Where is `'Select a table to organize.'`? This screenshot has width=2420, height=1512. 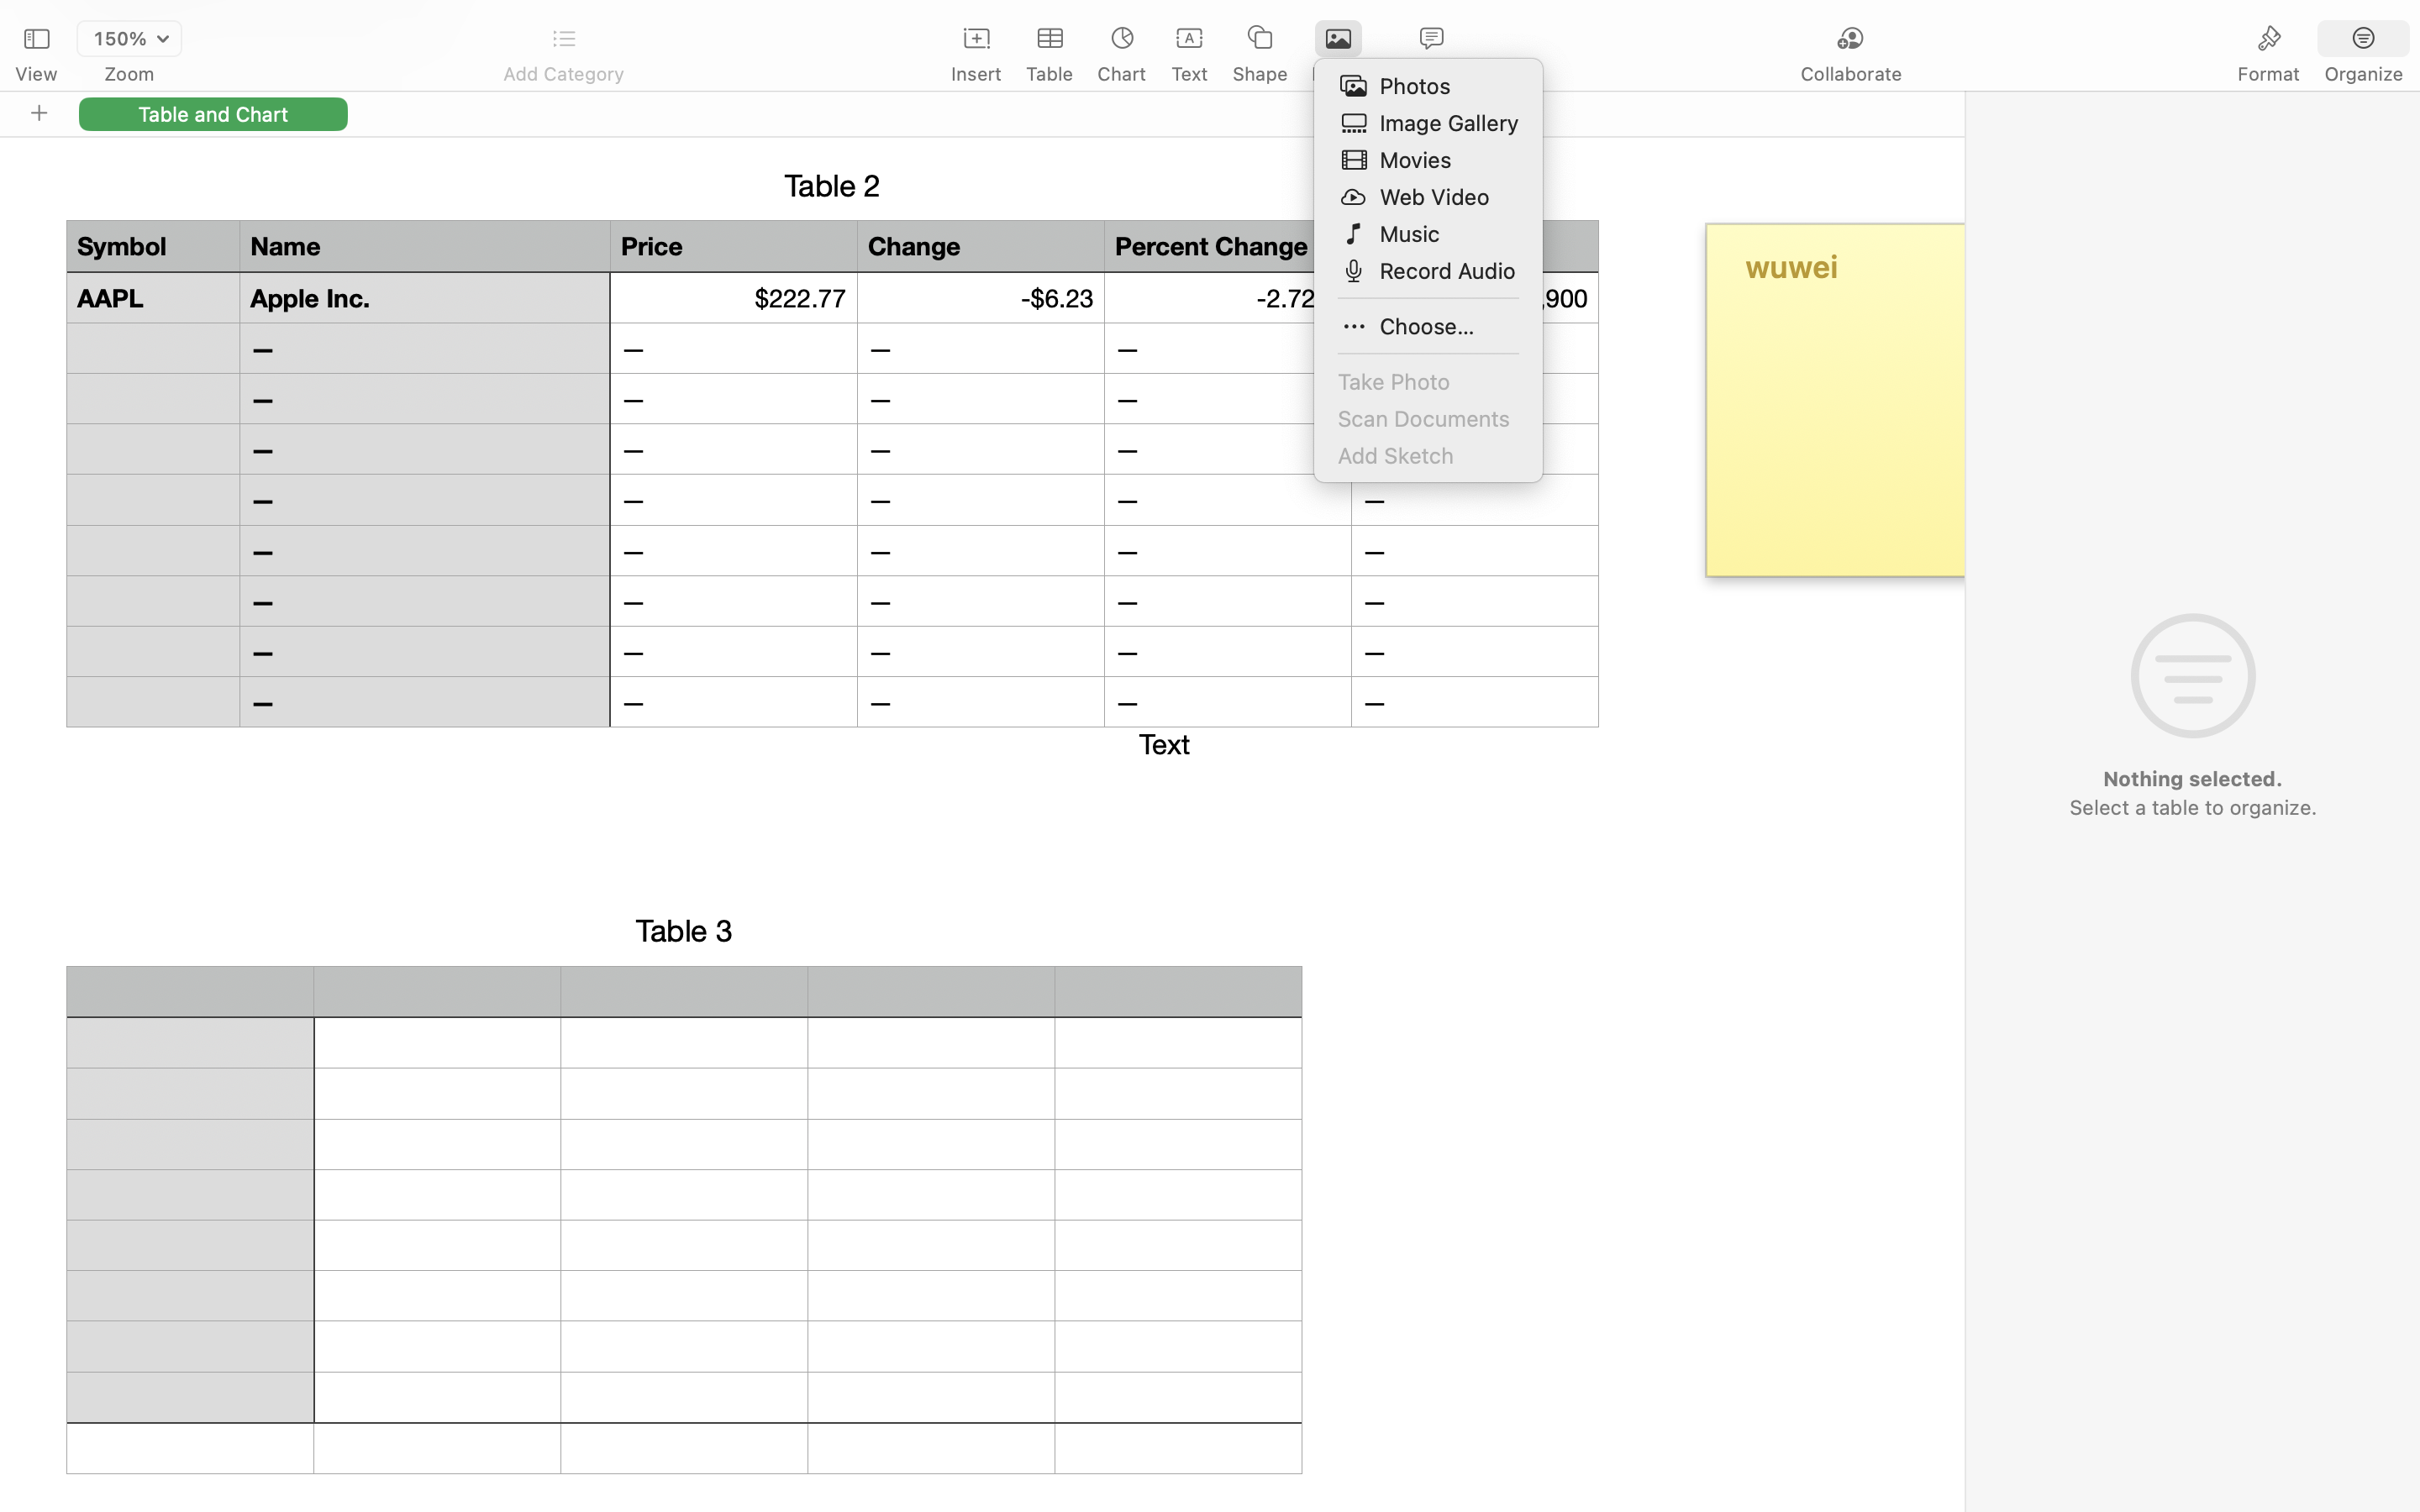 'Select a table to organize.' is located at coordinates (2191, 806).